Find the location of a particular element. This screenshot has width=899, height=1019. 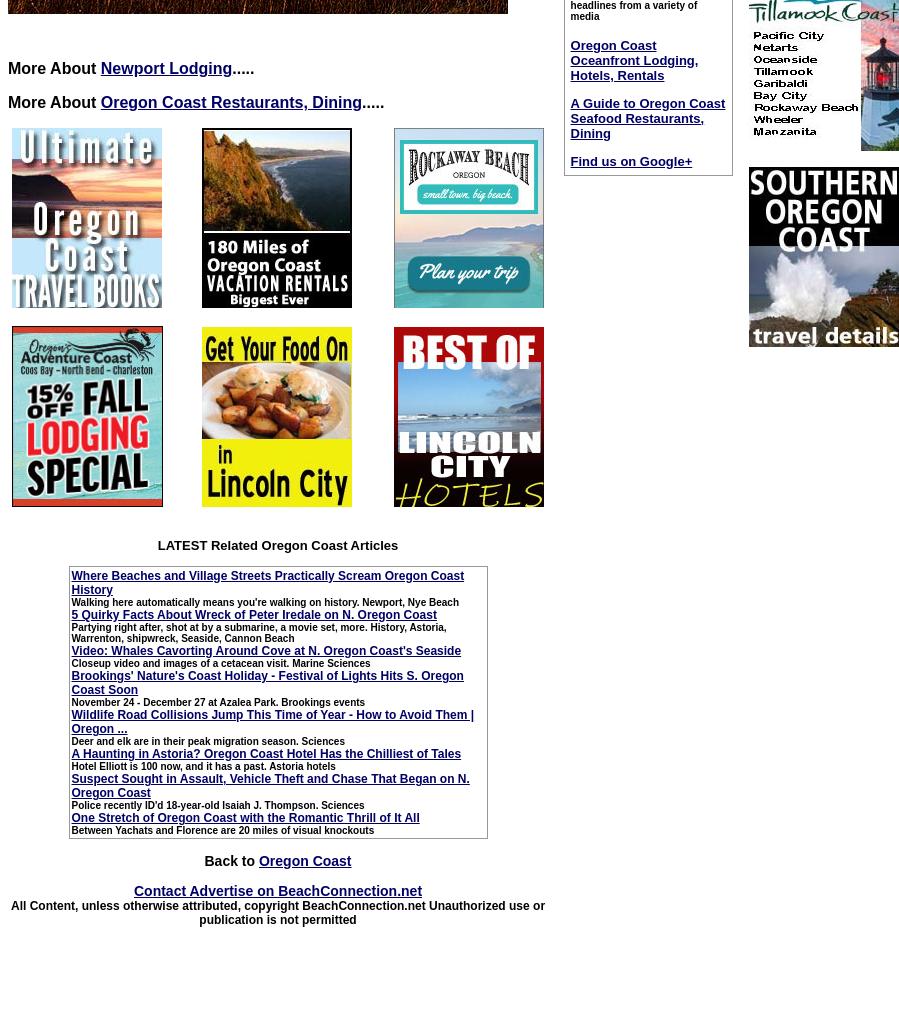

'Find us on Google+' is located at coordinates (569, 160).